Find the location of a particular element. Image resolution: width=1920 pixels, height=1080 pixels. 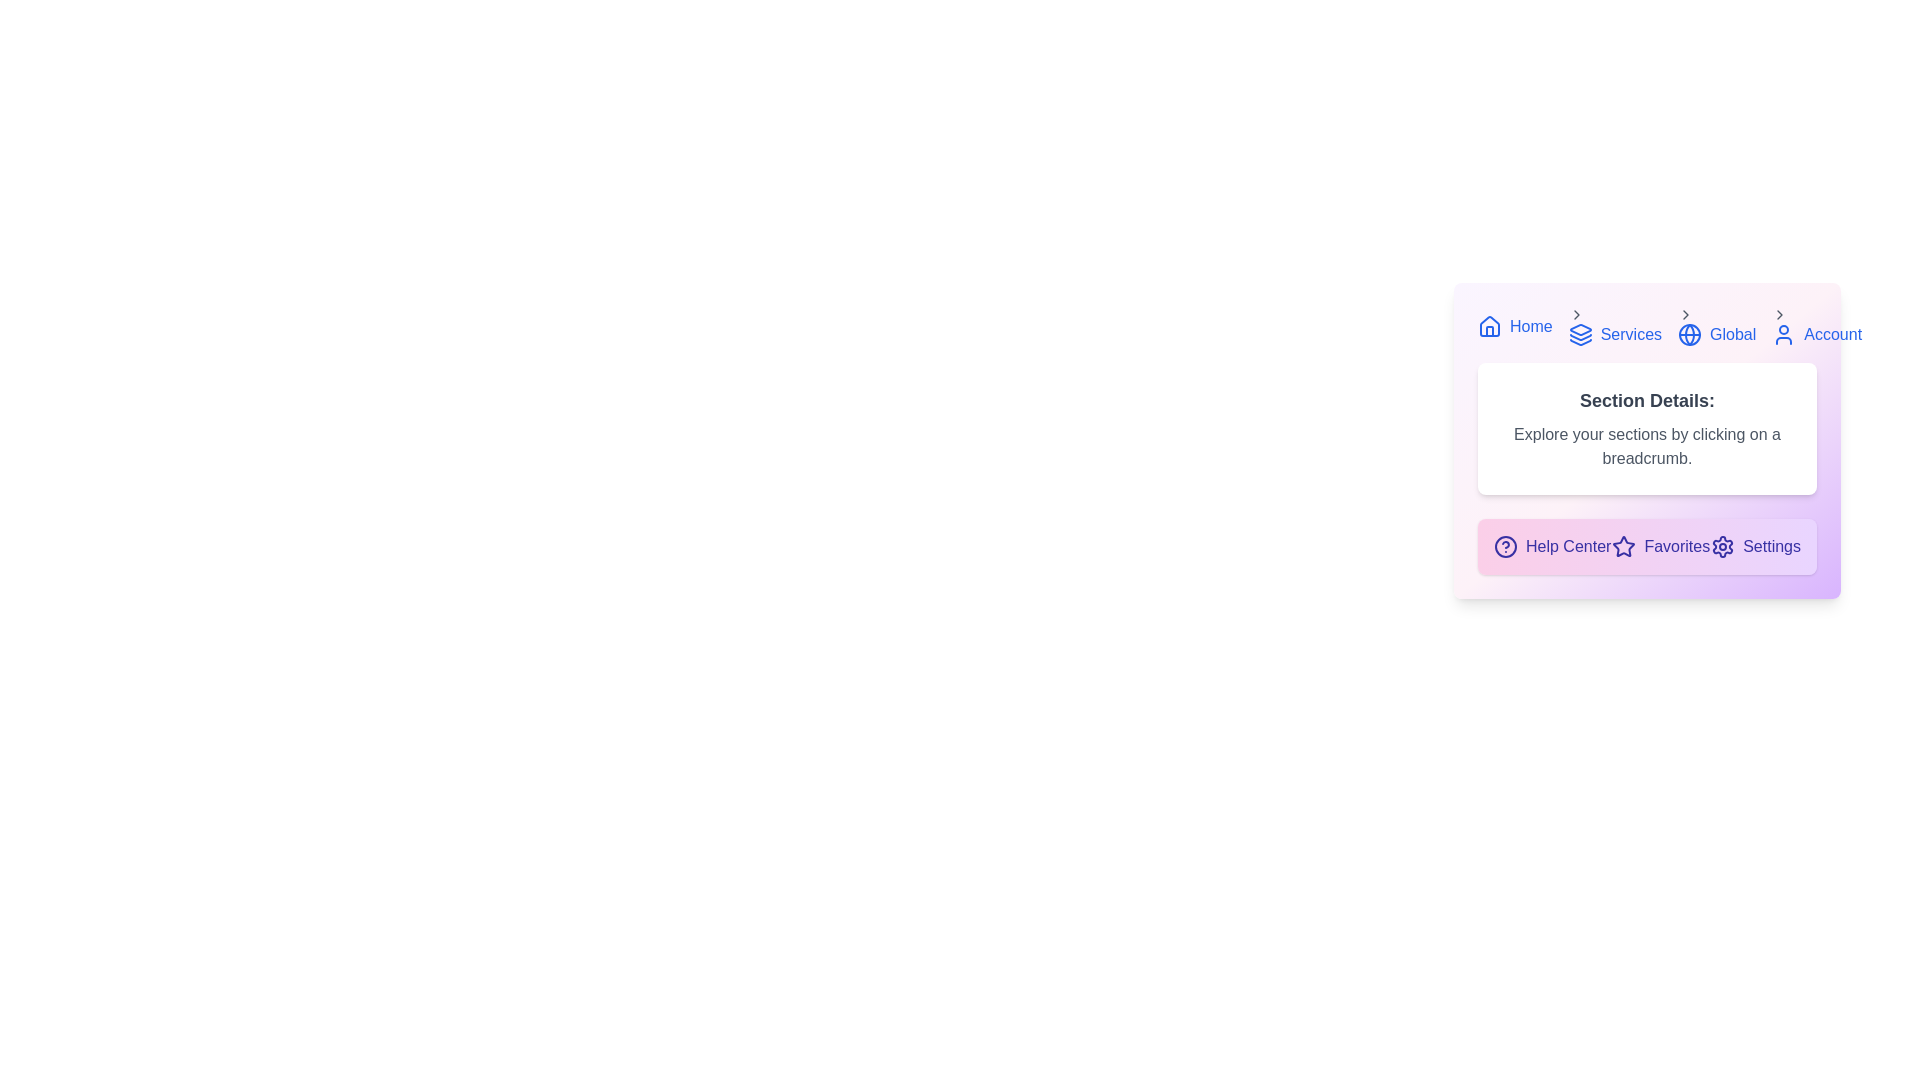

the 'Account' breadcrumb link, which is the fourth item in the breadcrumb navigation sequence at the top of the interface is located at coordinates (1817, 334).